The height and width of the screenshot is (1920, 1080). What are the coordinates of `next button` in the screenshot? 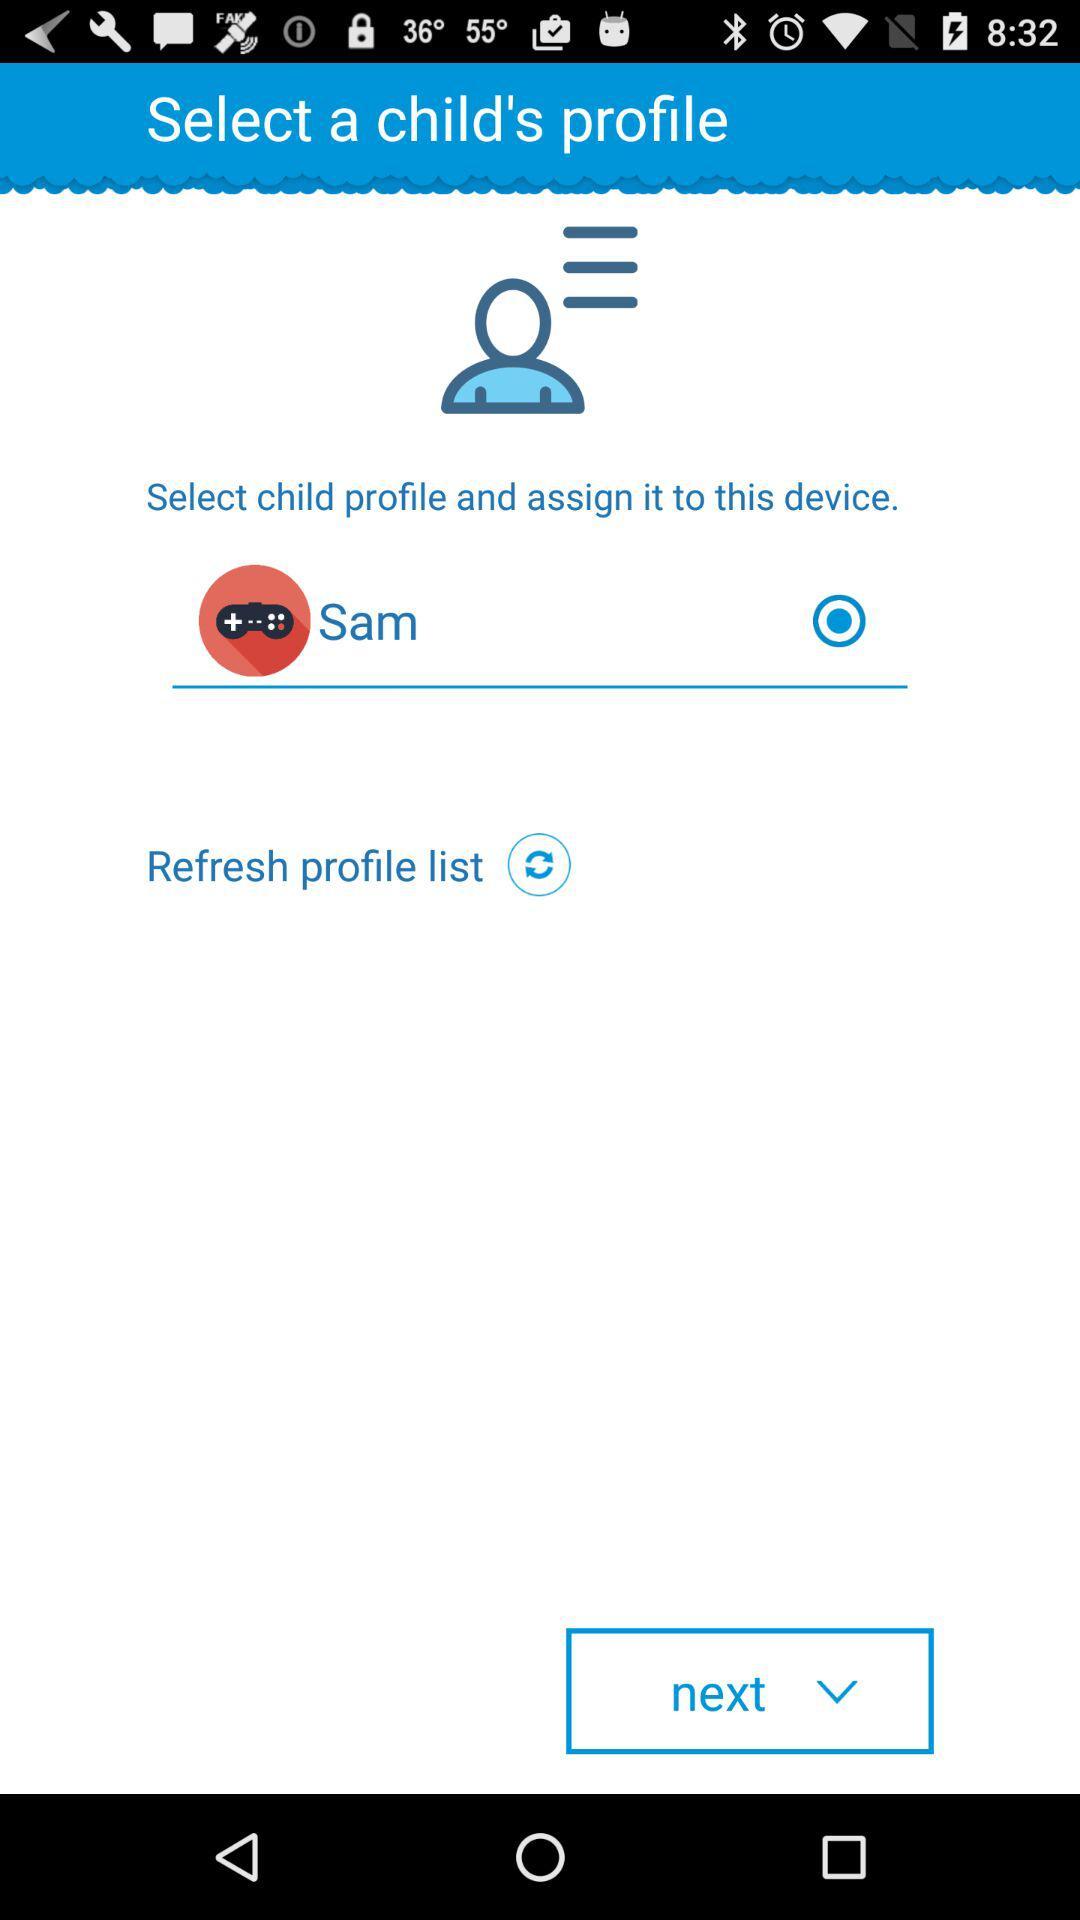 It's located at (749, 1690).